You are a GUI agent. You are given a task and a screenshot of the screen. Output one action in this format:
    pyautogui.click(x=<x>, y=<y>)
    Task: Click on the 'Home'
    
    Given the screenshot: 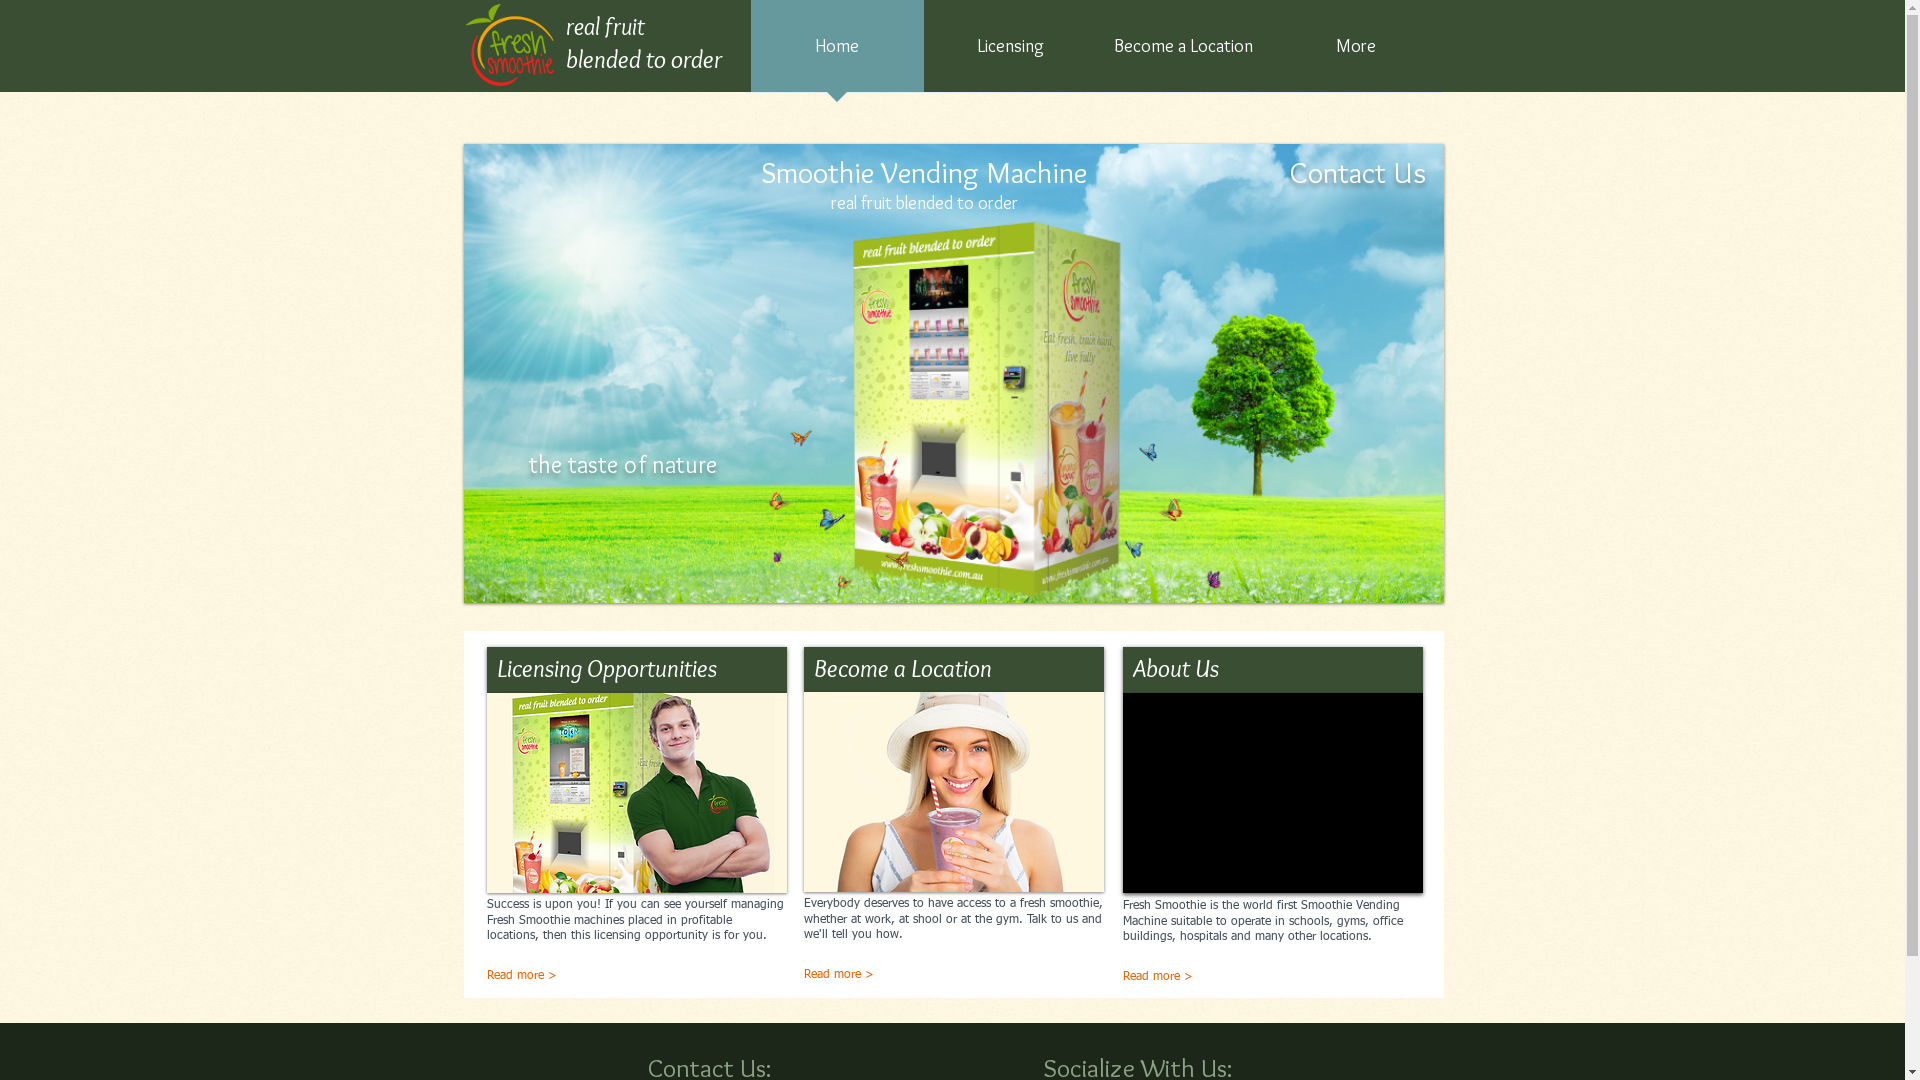 What is the action you would take?
    pyautogui.click(x=836, y=51)
    